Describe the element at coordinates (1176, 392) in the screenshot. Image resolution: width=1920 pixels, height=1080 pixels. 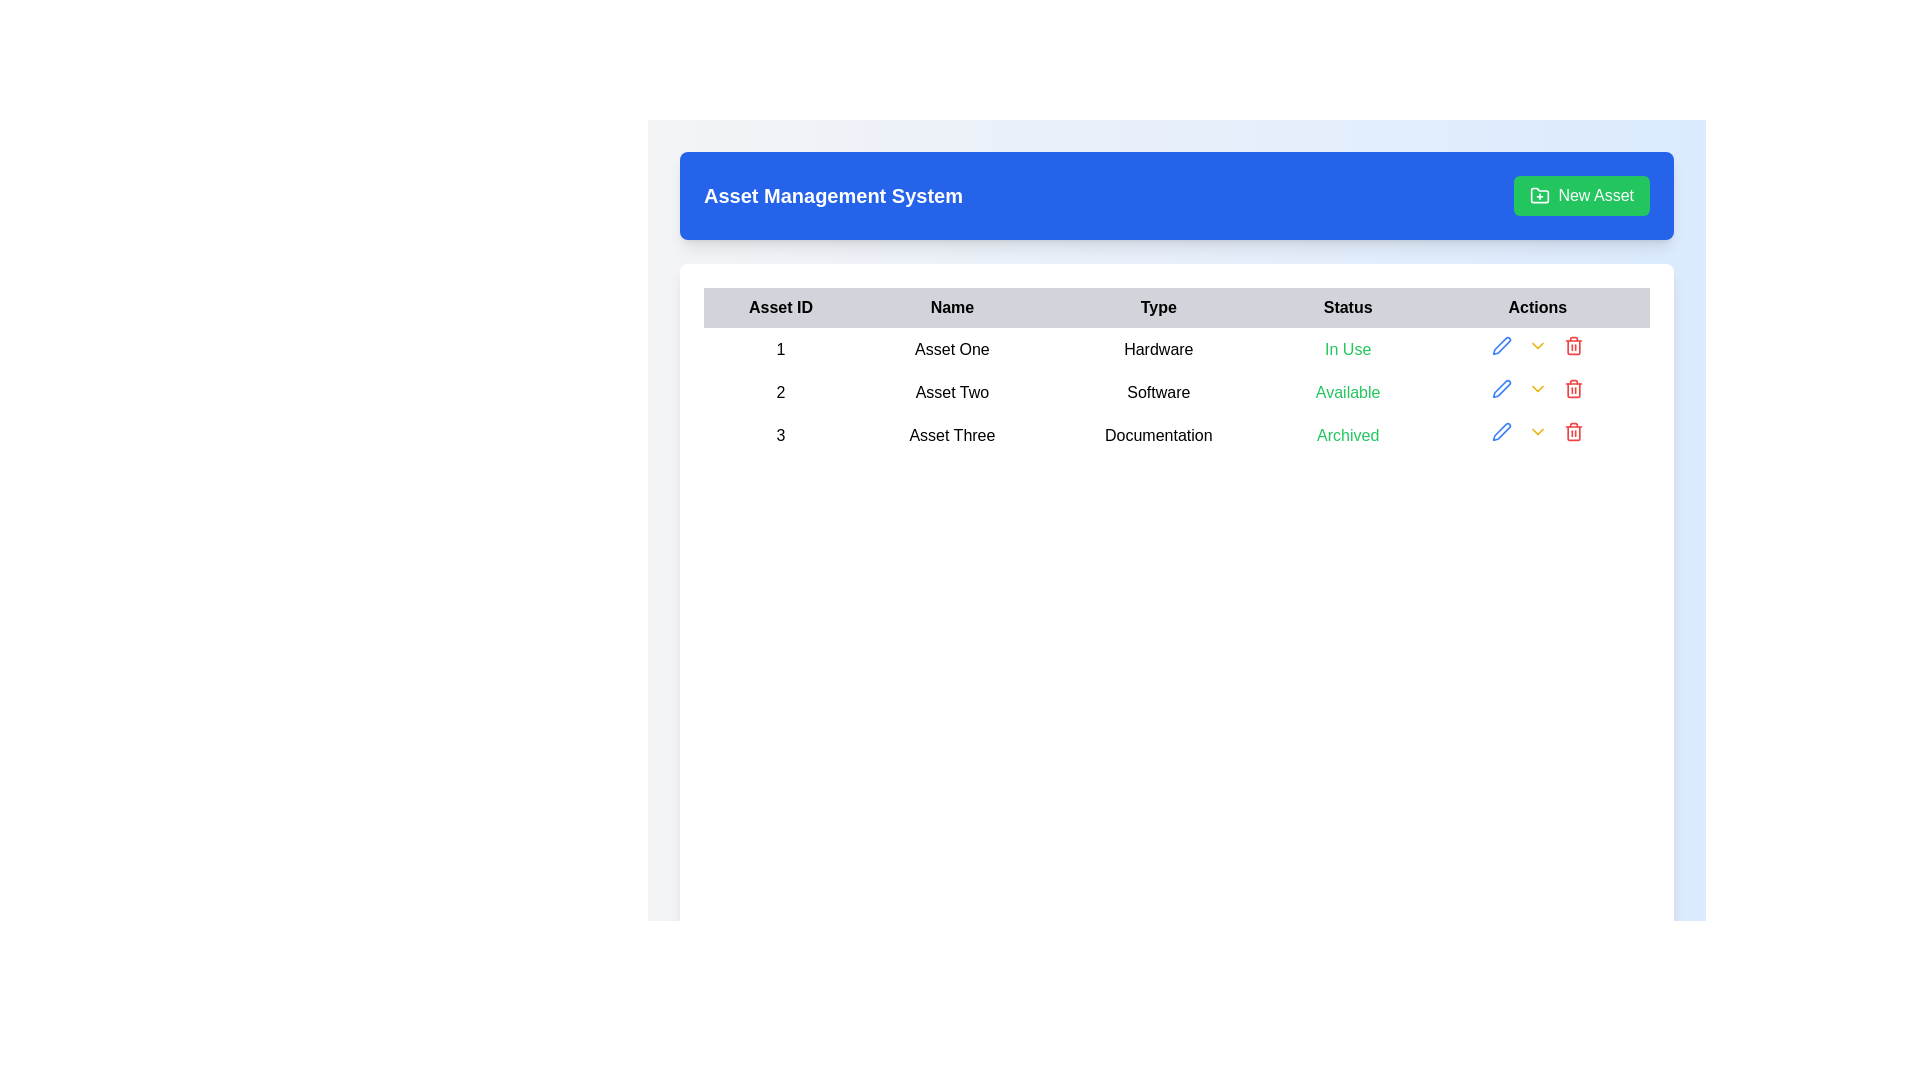
I see `the second row in the Asset Management System table that contains the identification '2', name 'Asset Two', type 'Software', and status 'Available'` at that location.